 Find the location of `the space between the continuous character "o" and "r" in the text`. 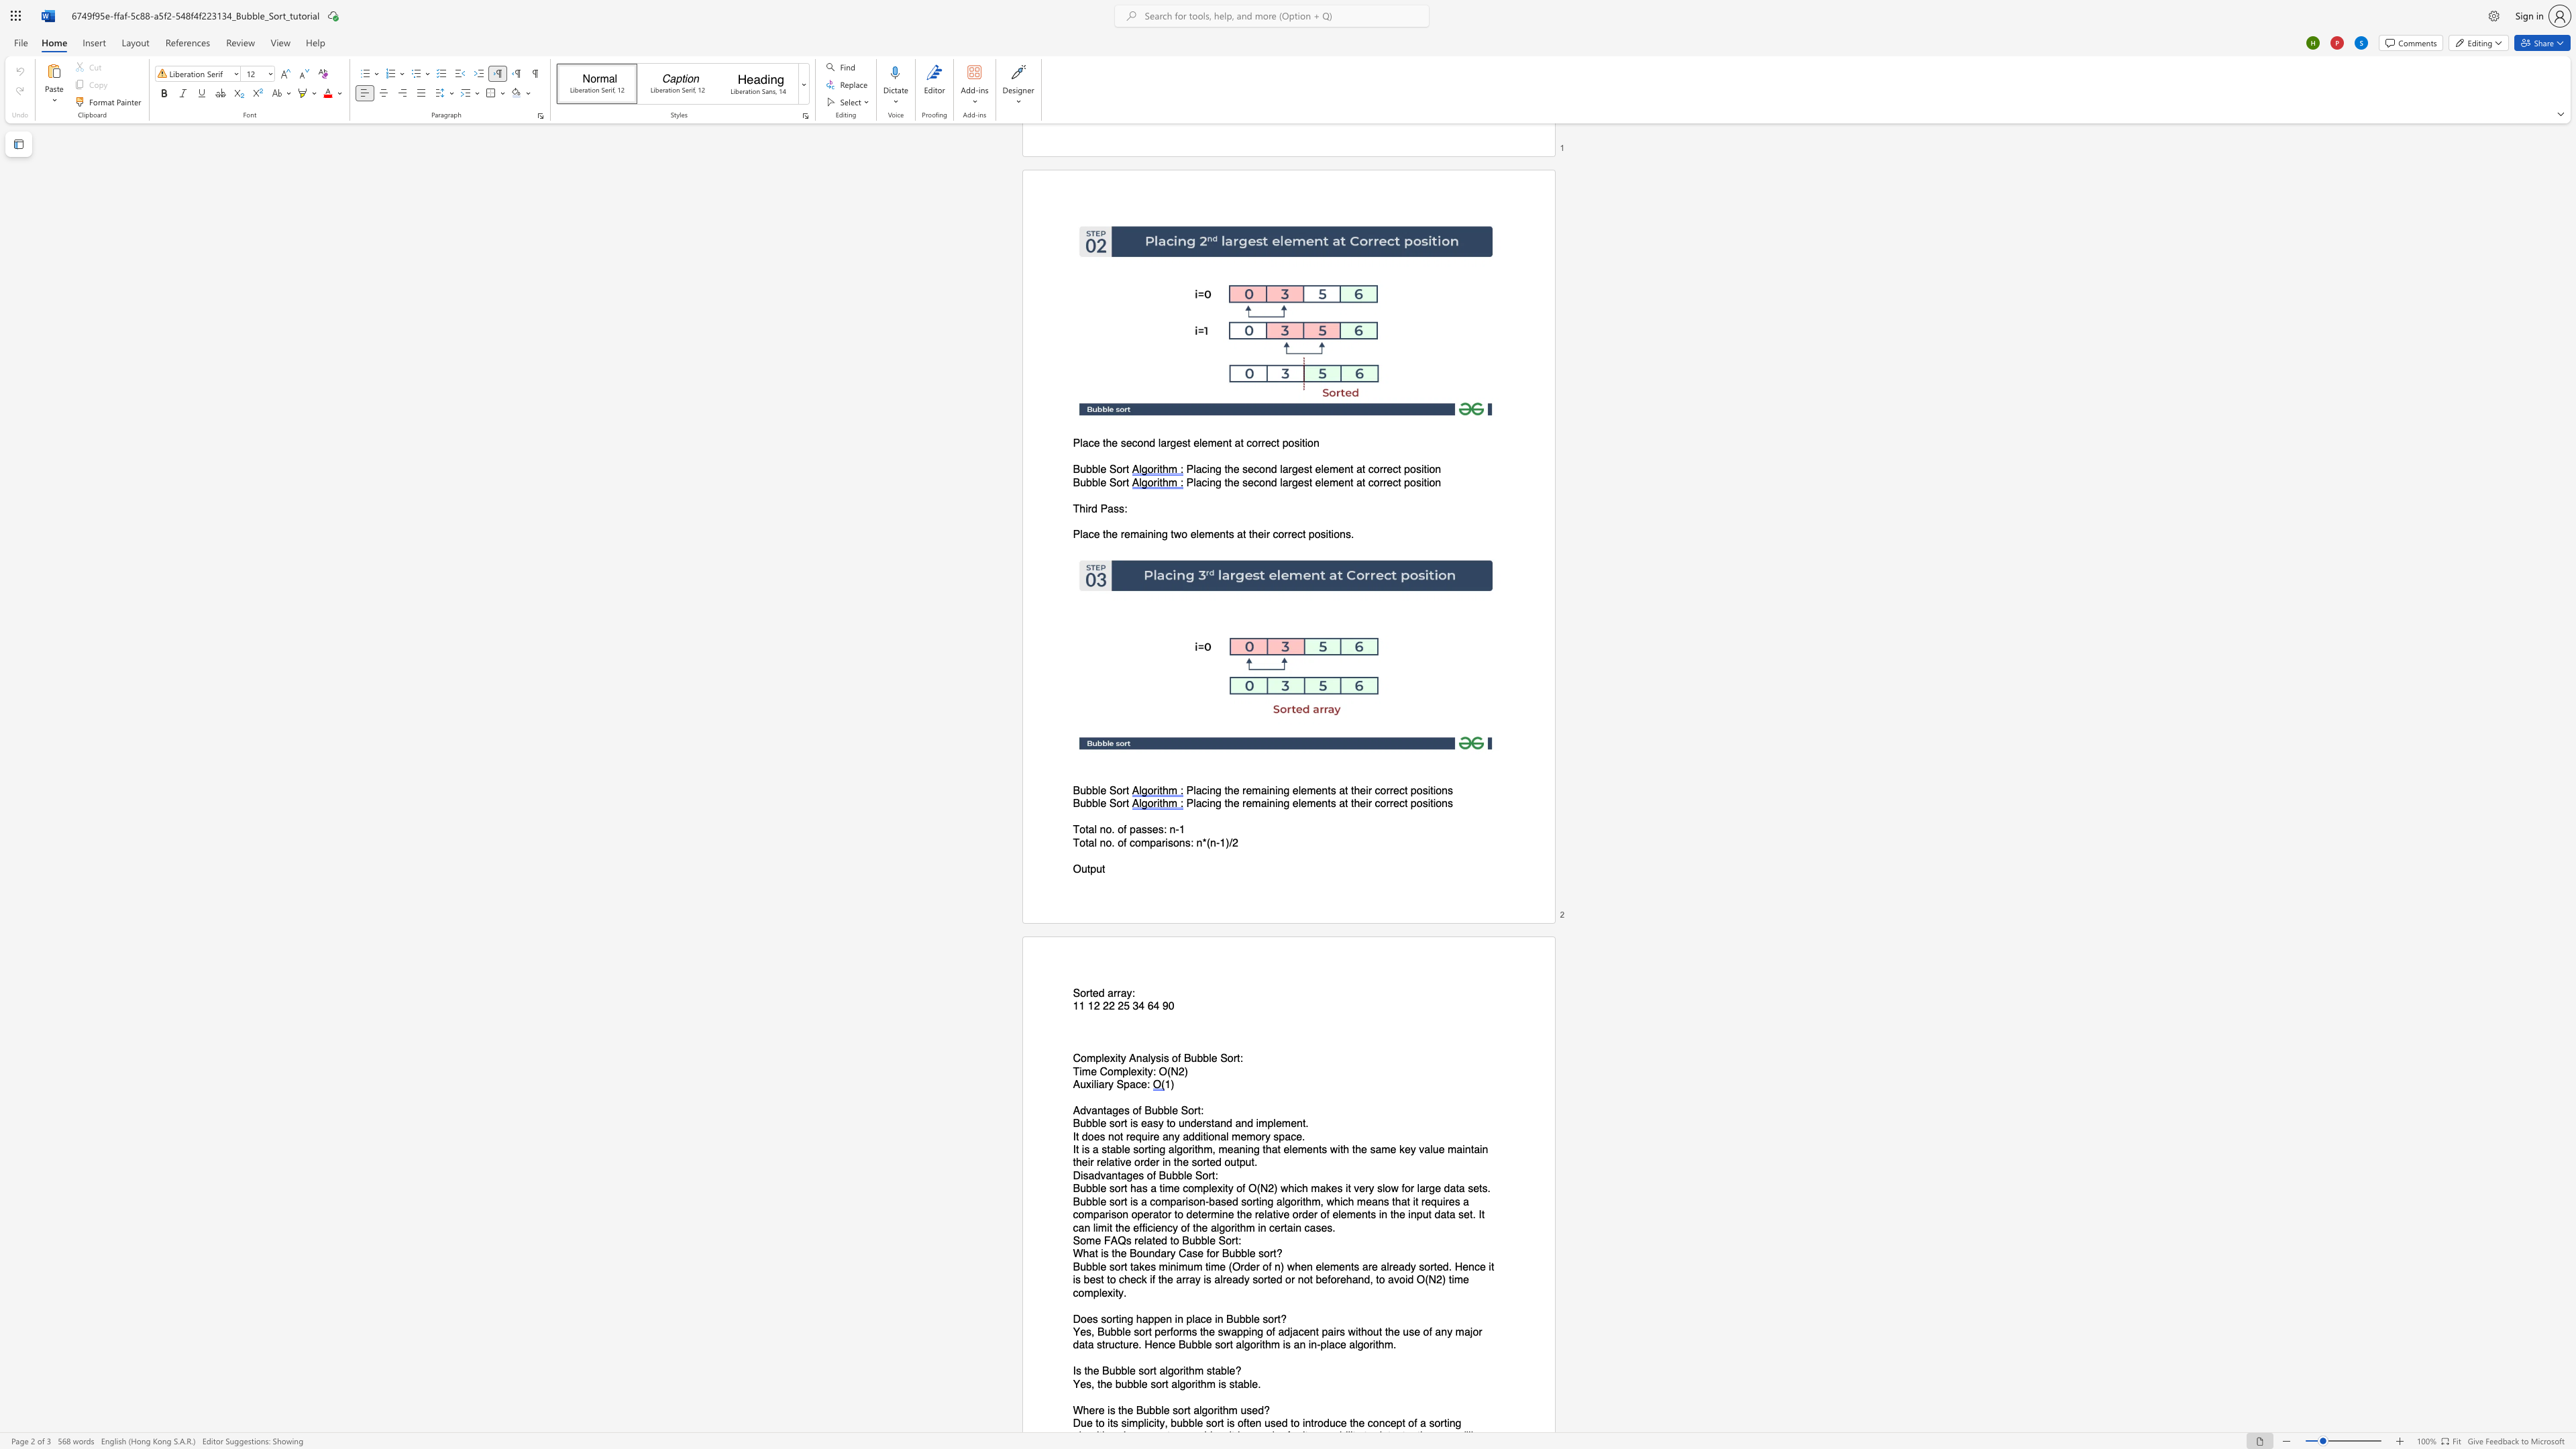

the space between the continuous character "o" and "r" in the text is located at coordinates (1122, 804).